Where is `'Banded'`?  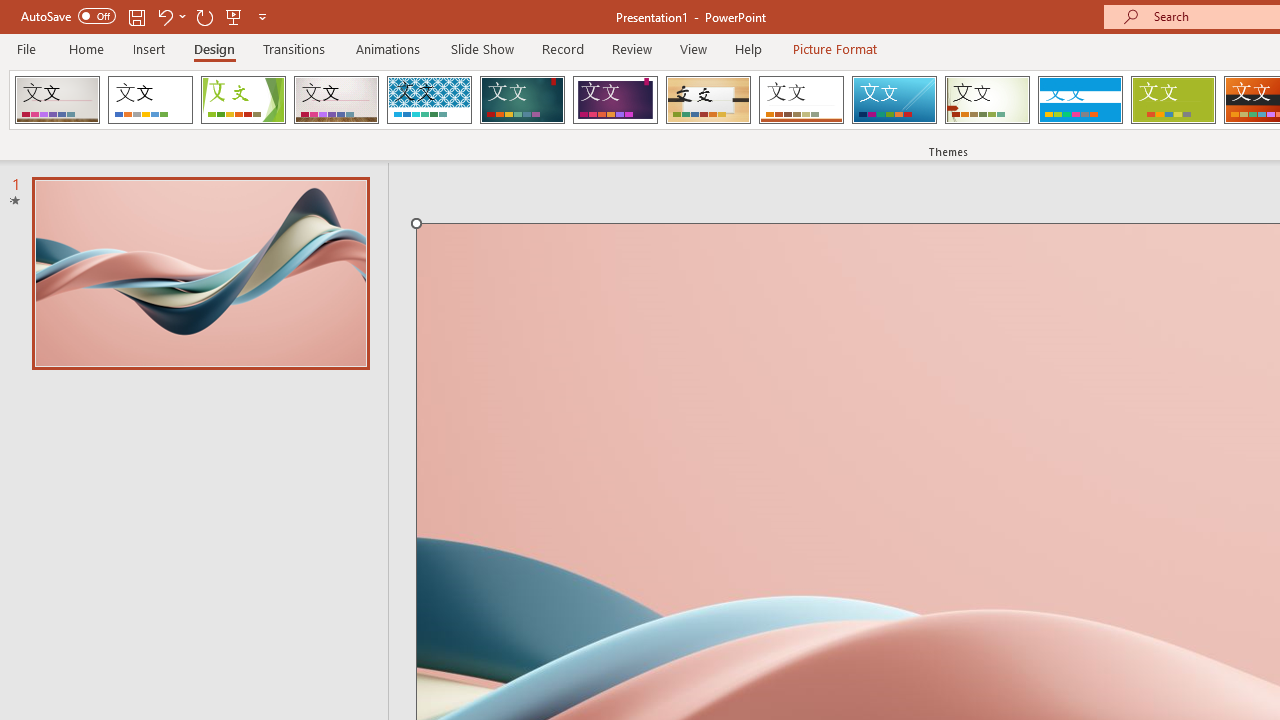
'Banded' is located at coordinates (1079, 100).